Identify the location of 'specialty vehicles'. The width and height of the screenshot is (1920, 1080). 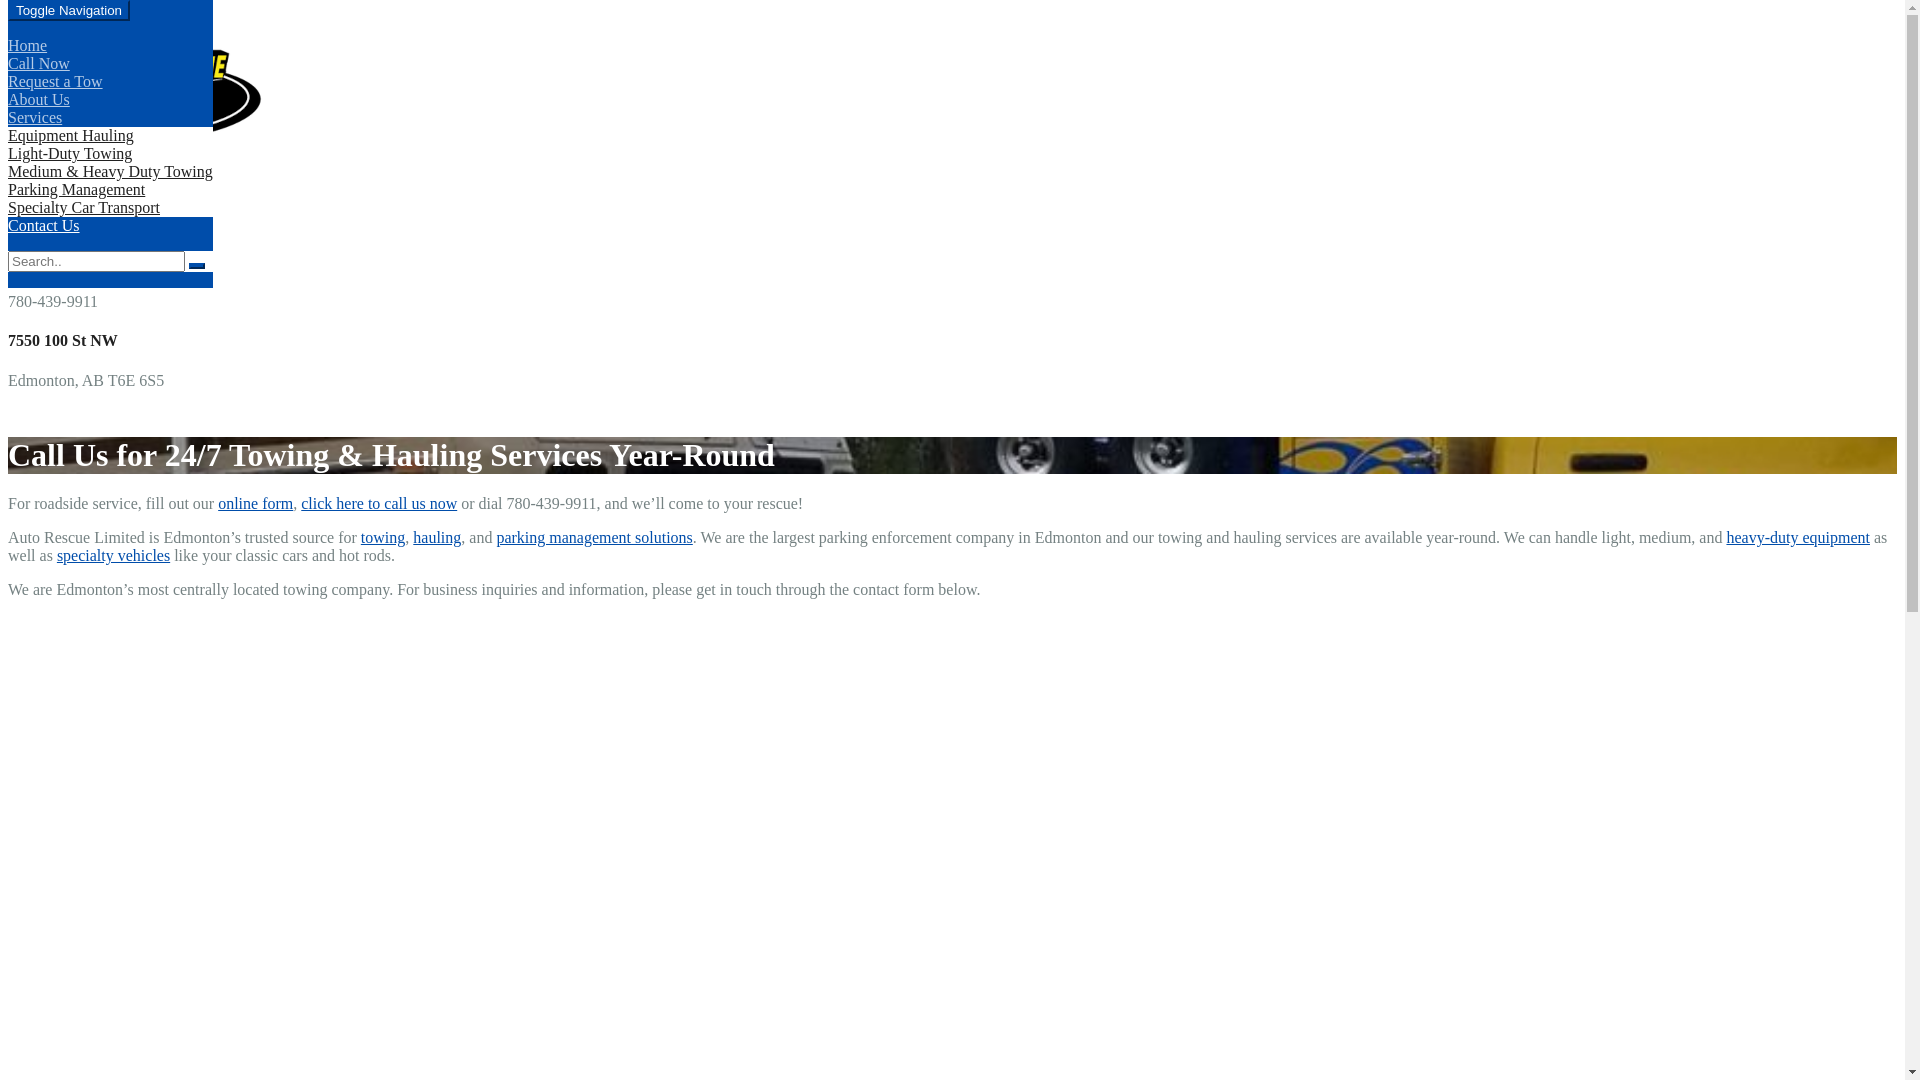
(112, 555).